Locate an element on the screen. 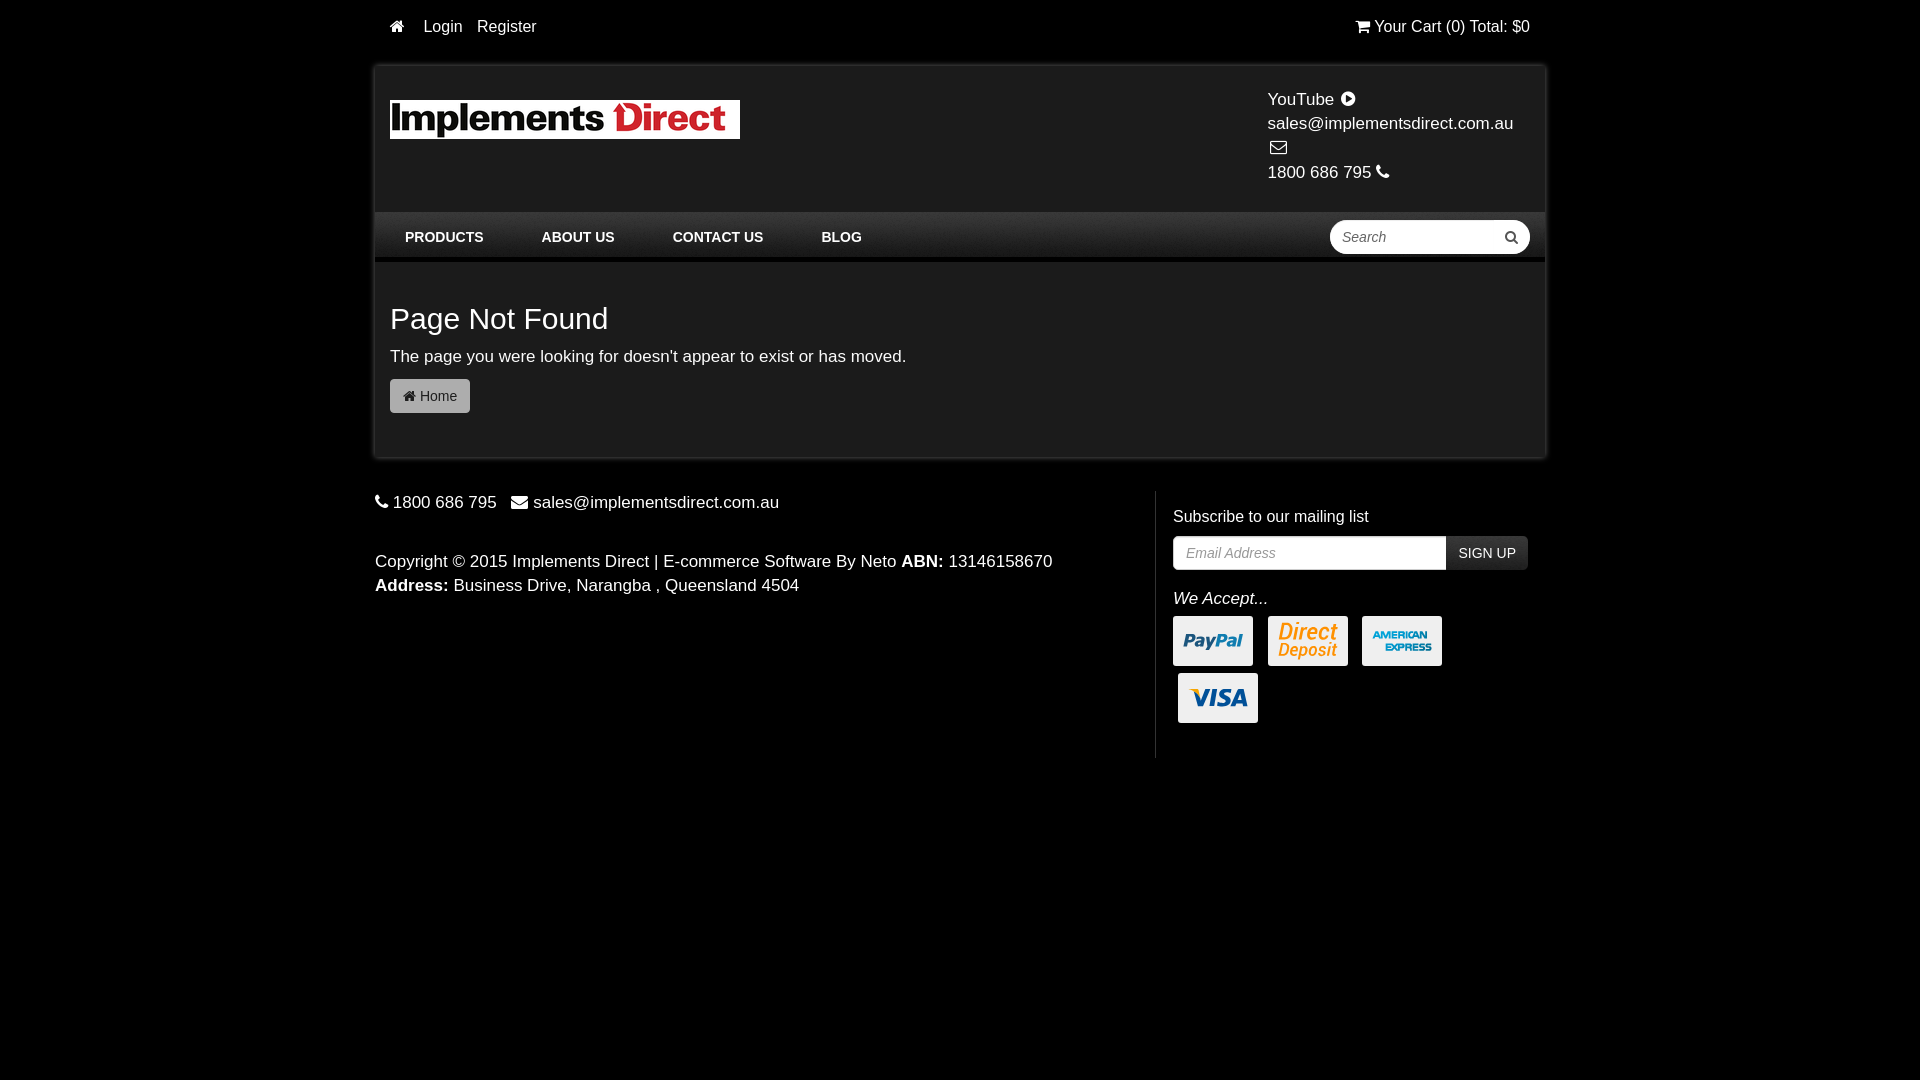 This screenshot has height=1080, width=1920. 'BLOG' is located at coordinates (840, 235).